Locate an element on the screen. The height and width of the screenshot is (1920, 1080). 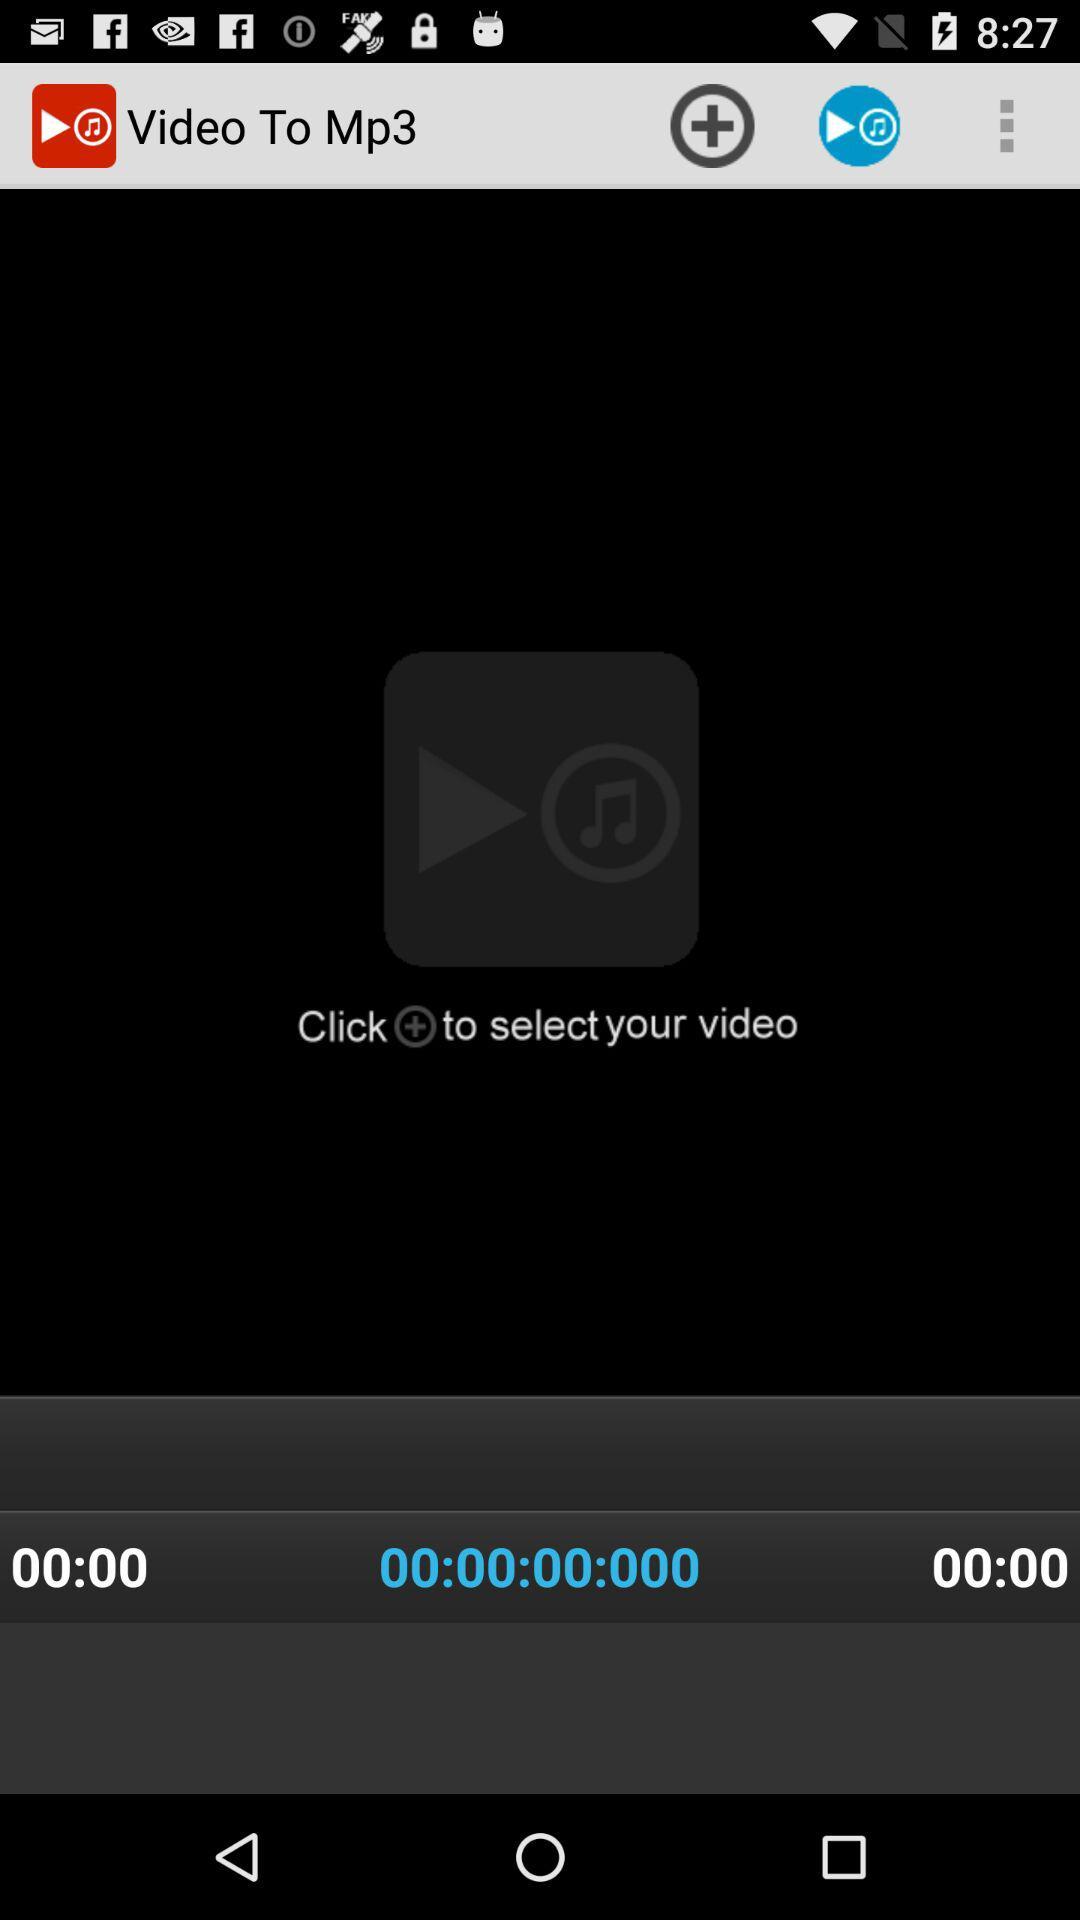
the item at the top is located at coordinates (711, 124).